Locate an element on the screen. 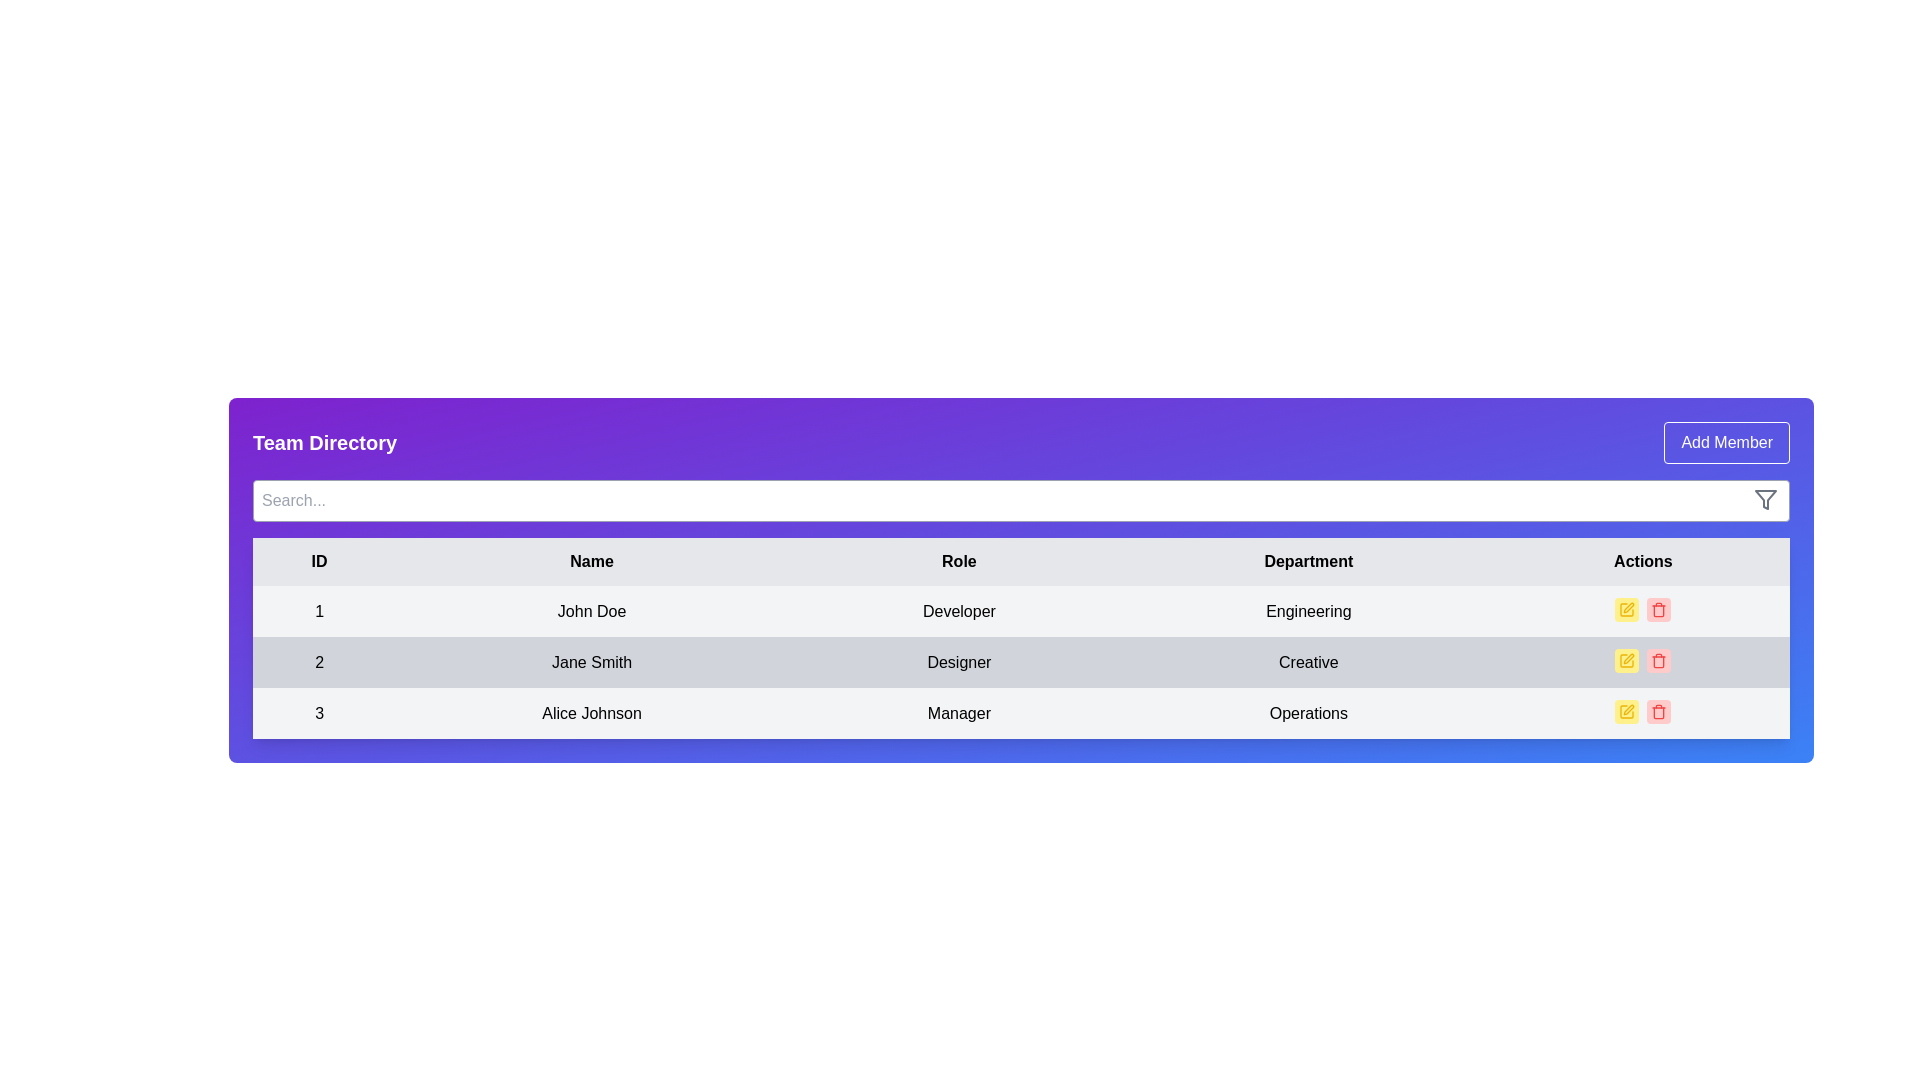 Image resolution: width=1920 pixels, height=1080 pixels. the red trash can icon located in the 'Actions' column of the 'Operations' row is located at coordinates (1659, 711).